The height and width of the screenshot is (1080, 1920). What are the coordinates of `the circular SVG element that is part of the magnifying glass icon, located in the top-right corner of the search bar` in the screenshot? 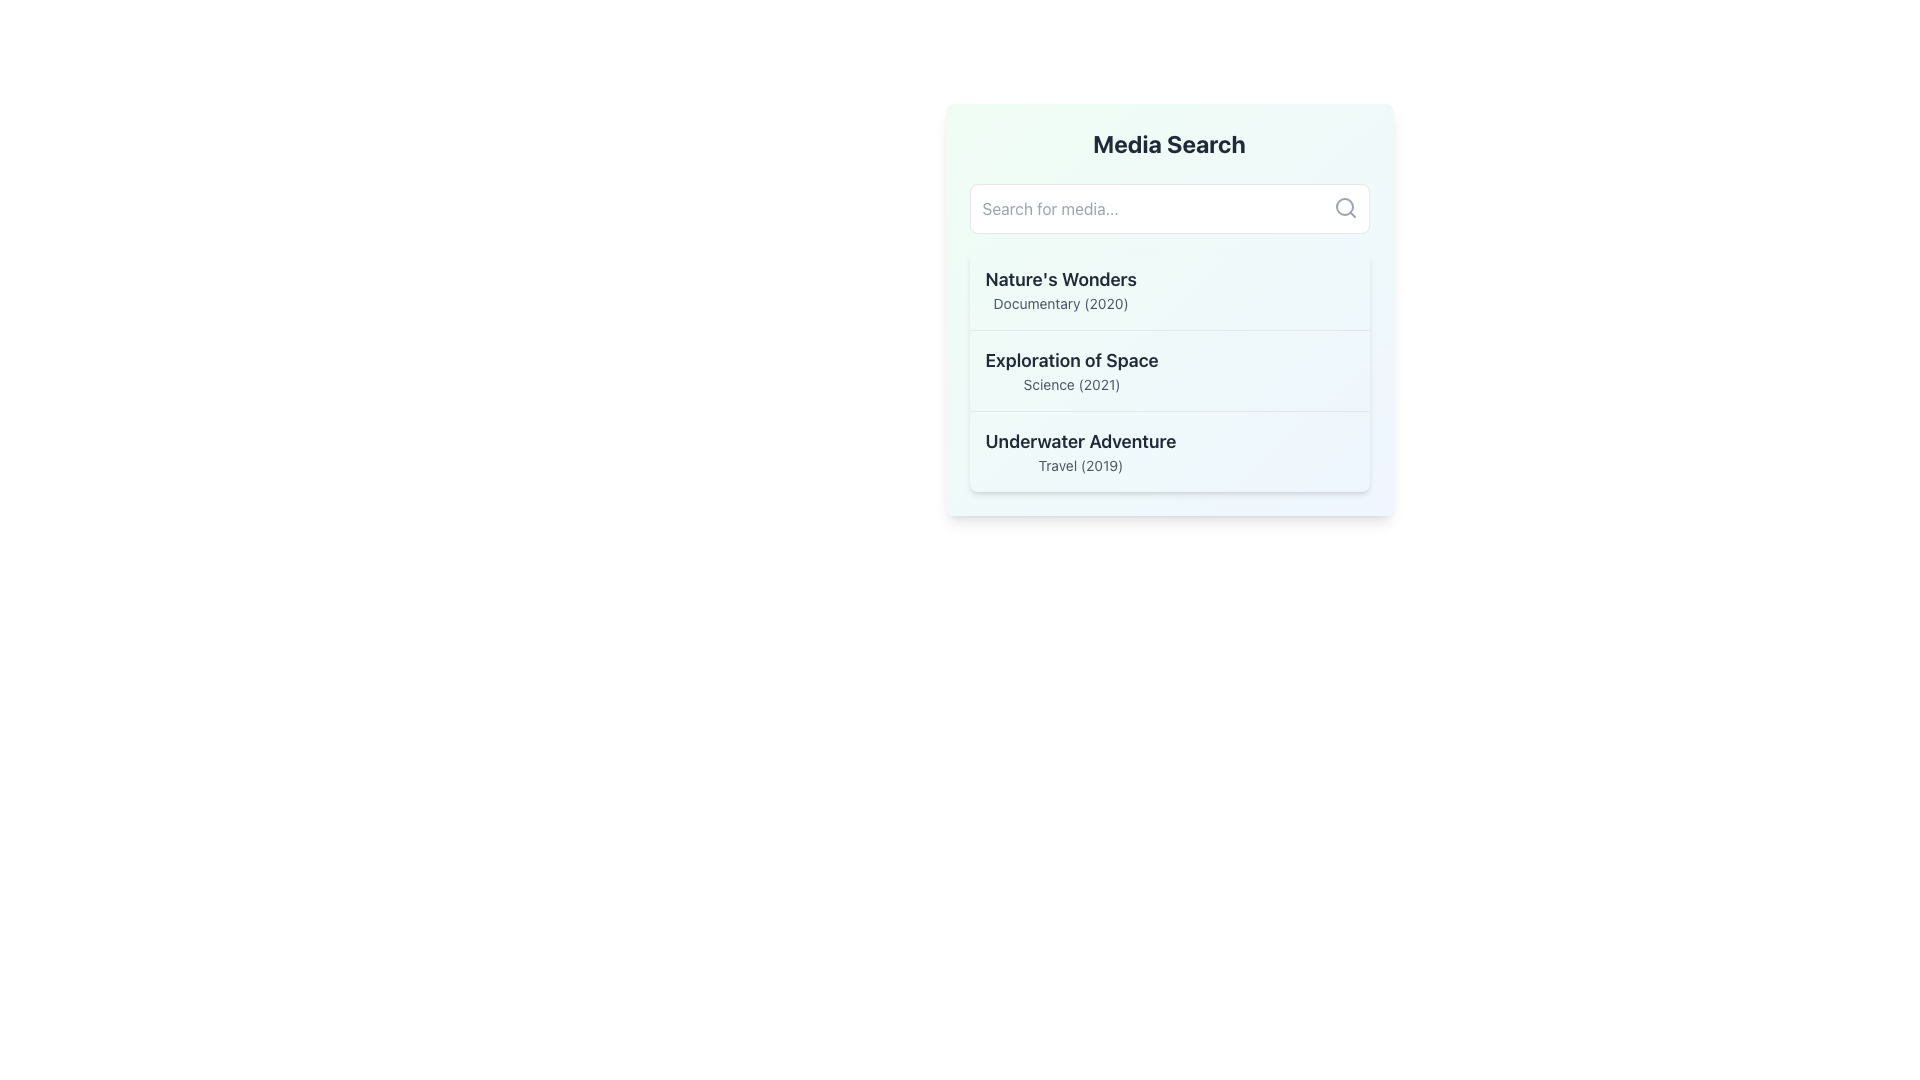 It's located at (1344, 207).